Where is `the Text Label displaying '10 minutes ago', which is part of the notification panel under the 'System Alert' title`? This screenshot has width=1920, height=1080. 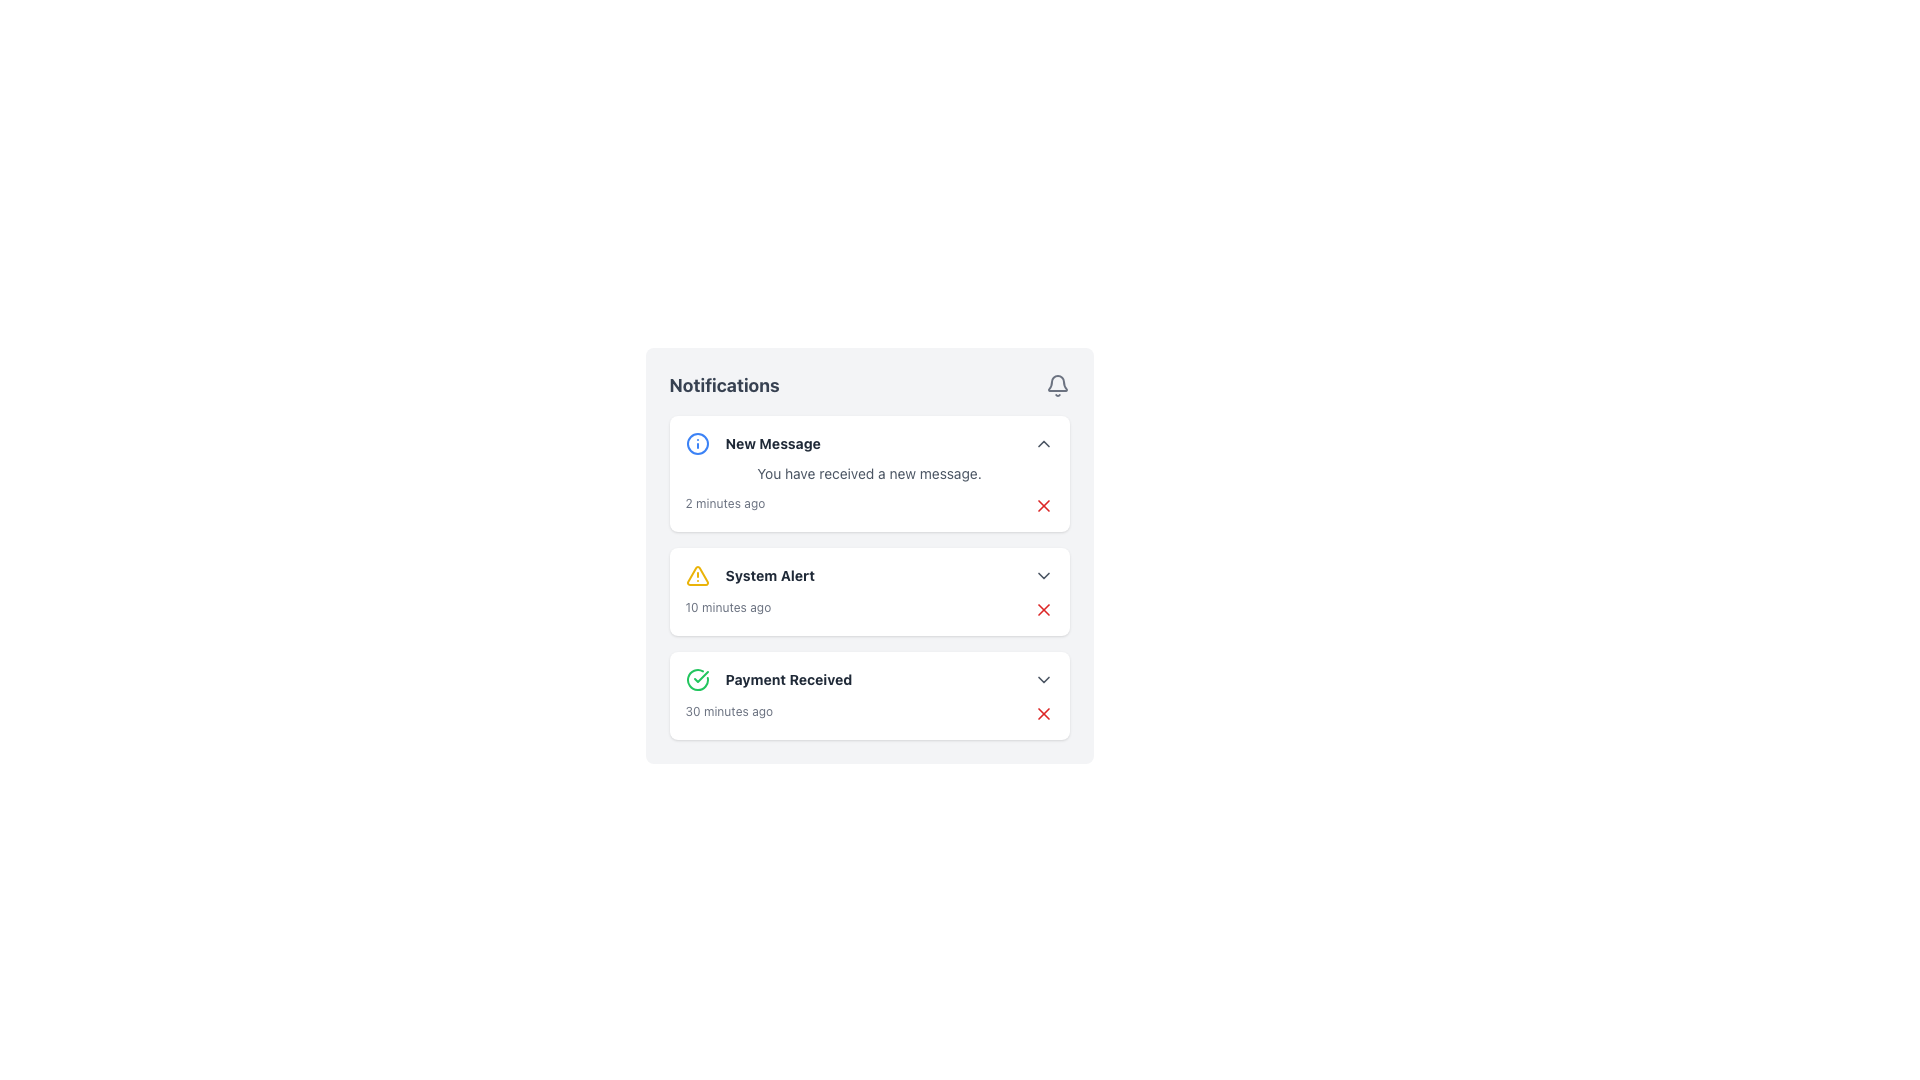 the Text Label displaying '10 minutes ago', which is part of the notification panel under the 'System Alert' title is located at coordinates (727, 608).